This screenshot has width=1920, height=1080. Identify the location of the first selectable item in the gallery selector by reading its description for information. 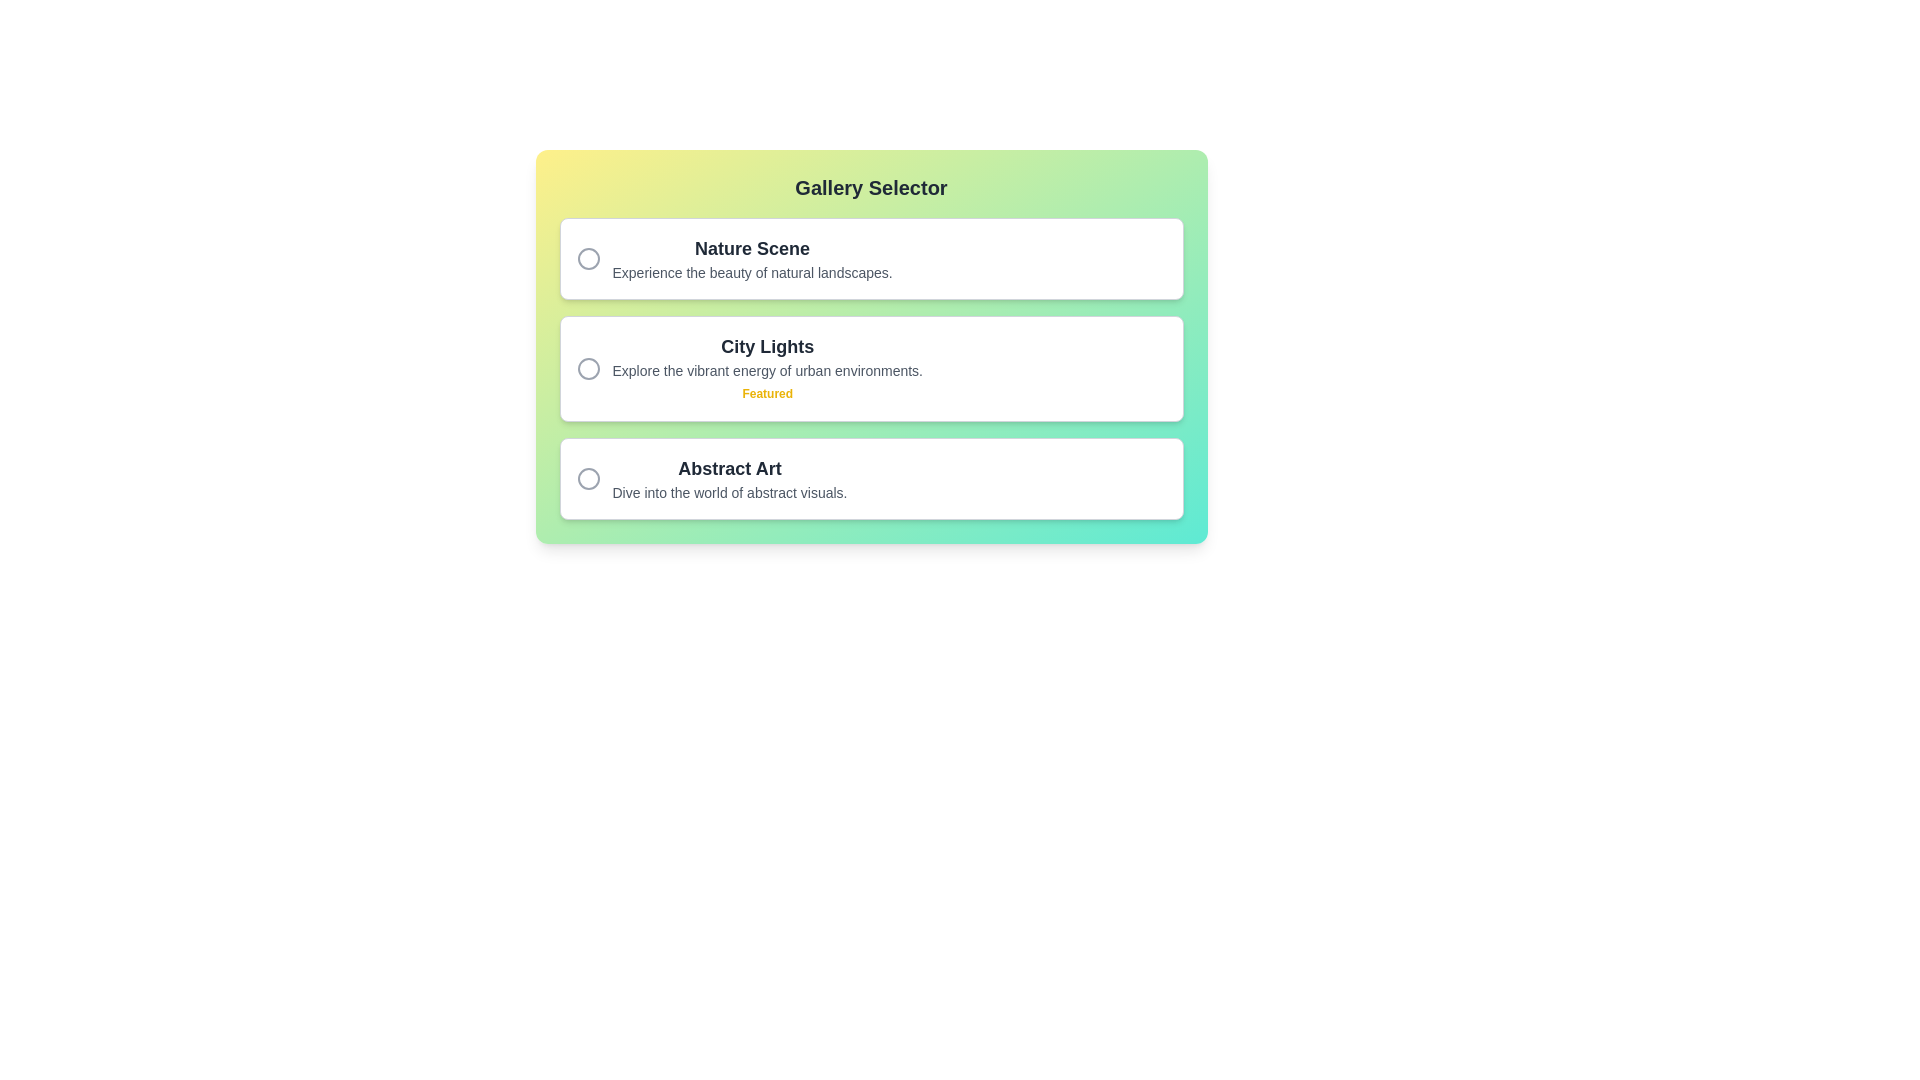
(871, 257).